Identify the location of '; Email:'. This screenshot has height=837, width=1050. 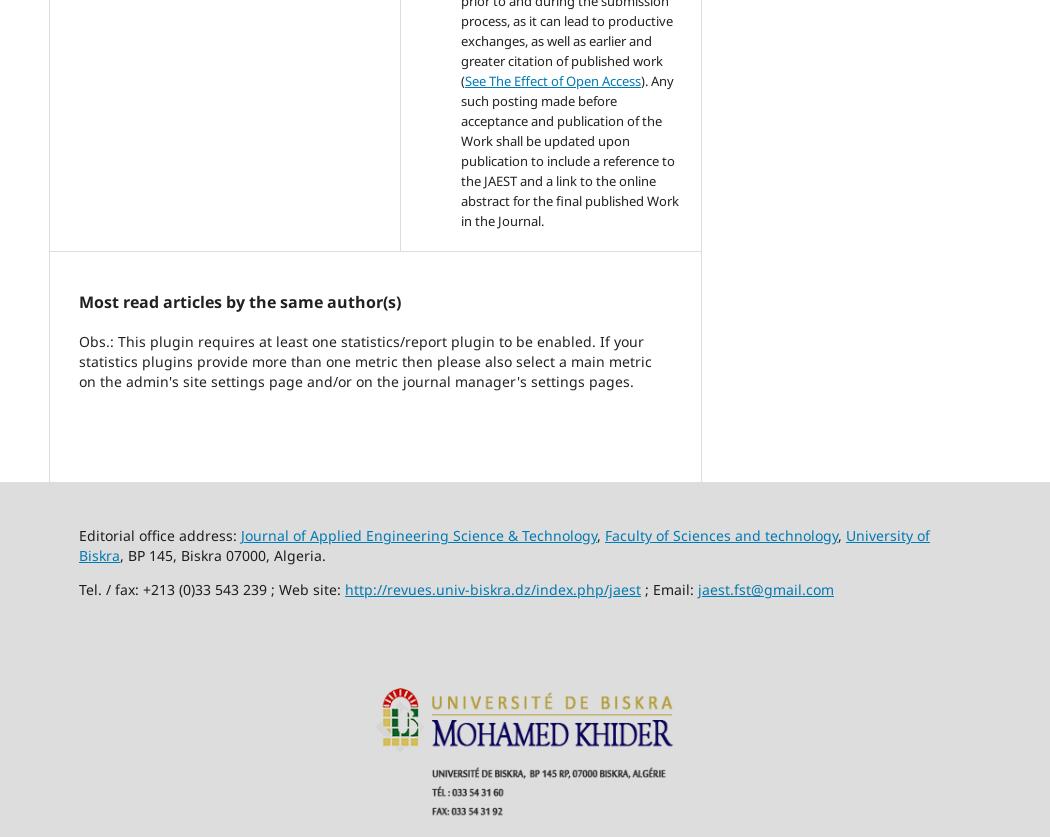
(640, 589).